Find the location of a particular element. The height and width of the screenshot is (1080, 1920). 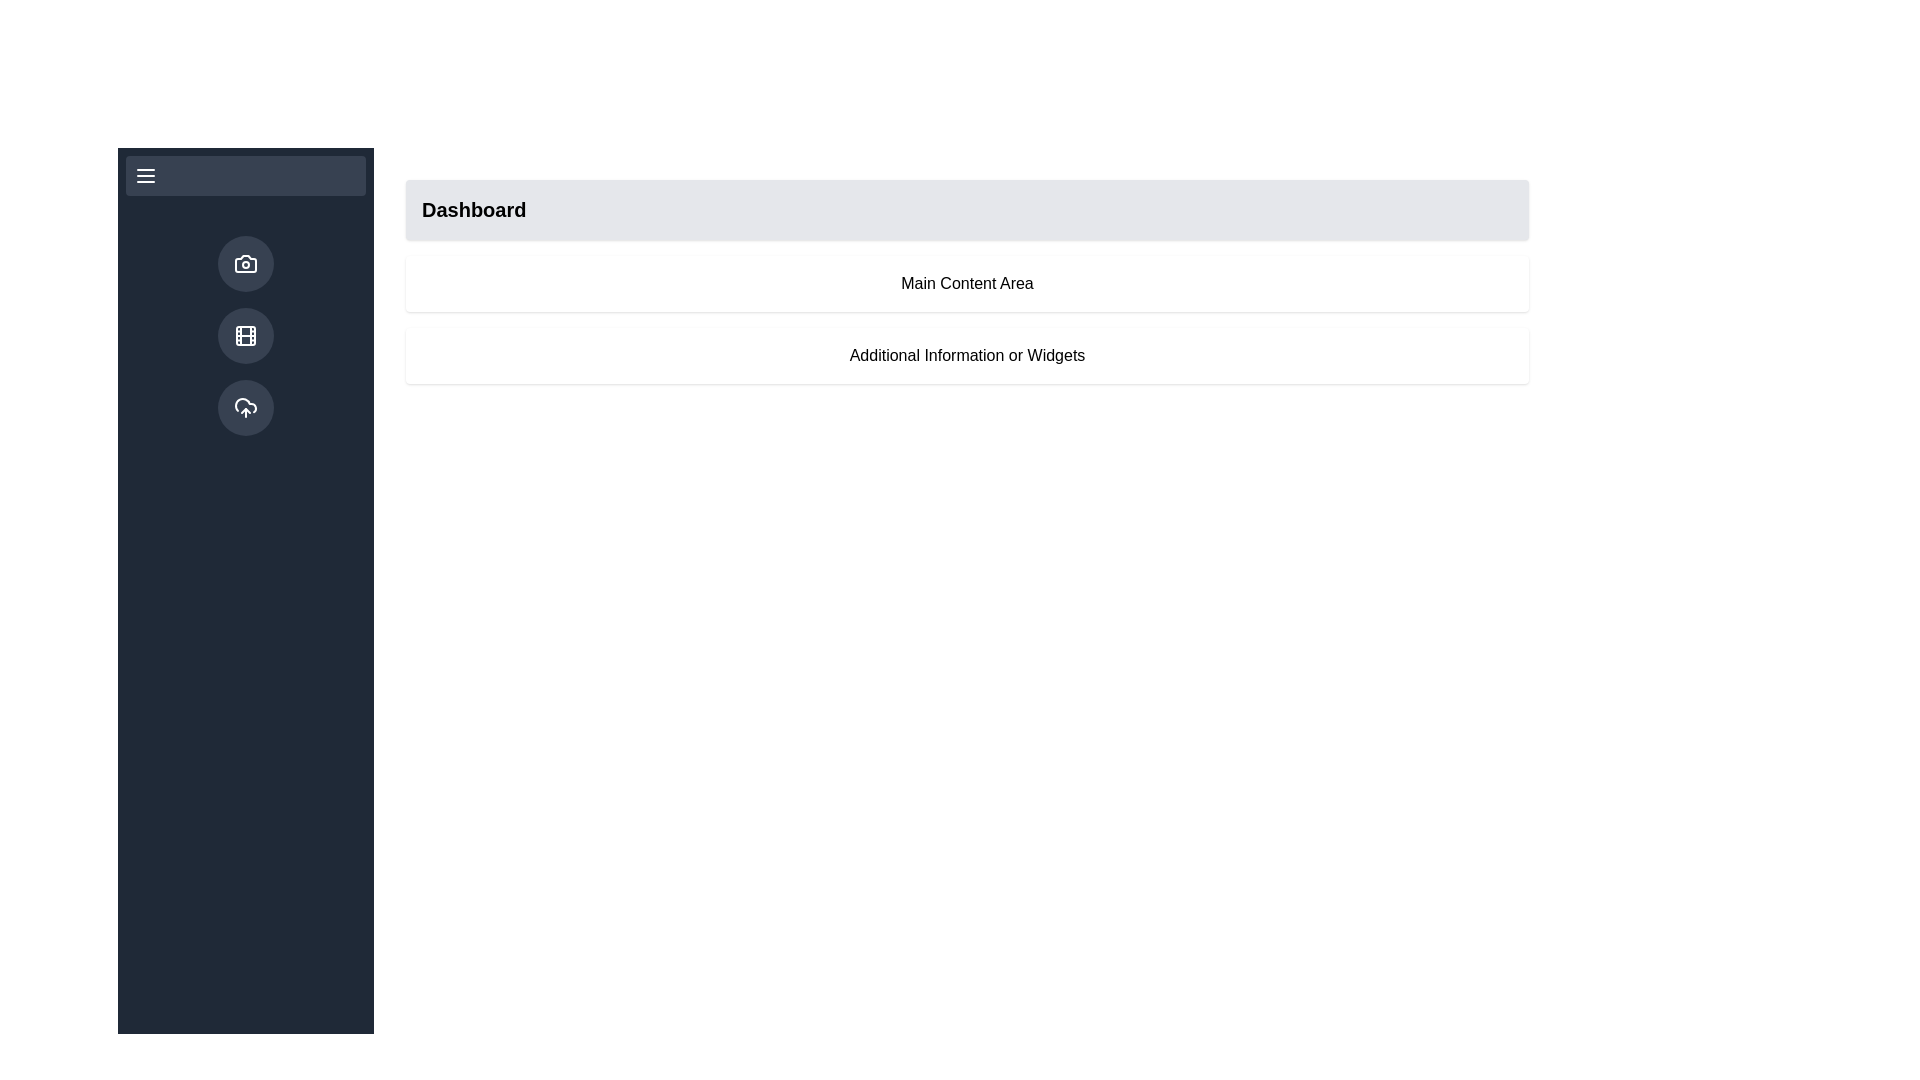

the hamburger menu icon located in the upper-left corner of the sidebar is located at coordinates (144, 175).